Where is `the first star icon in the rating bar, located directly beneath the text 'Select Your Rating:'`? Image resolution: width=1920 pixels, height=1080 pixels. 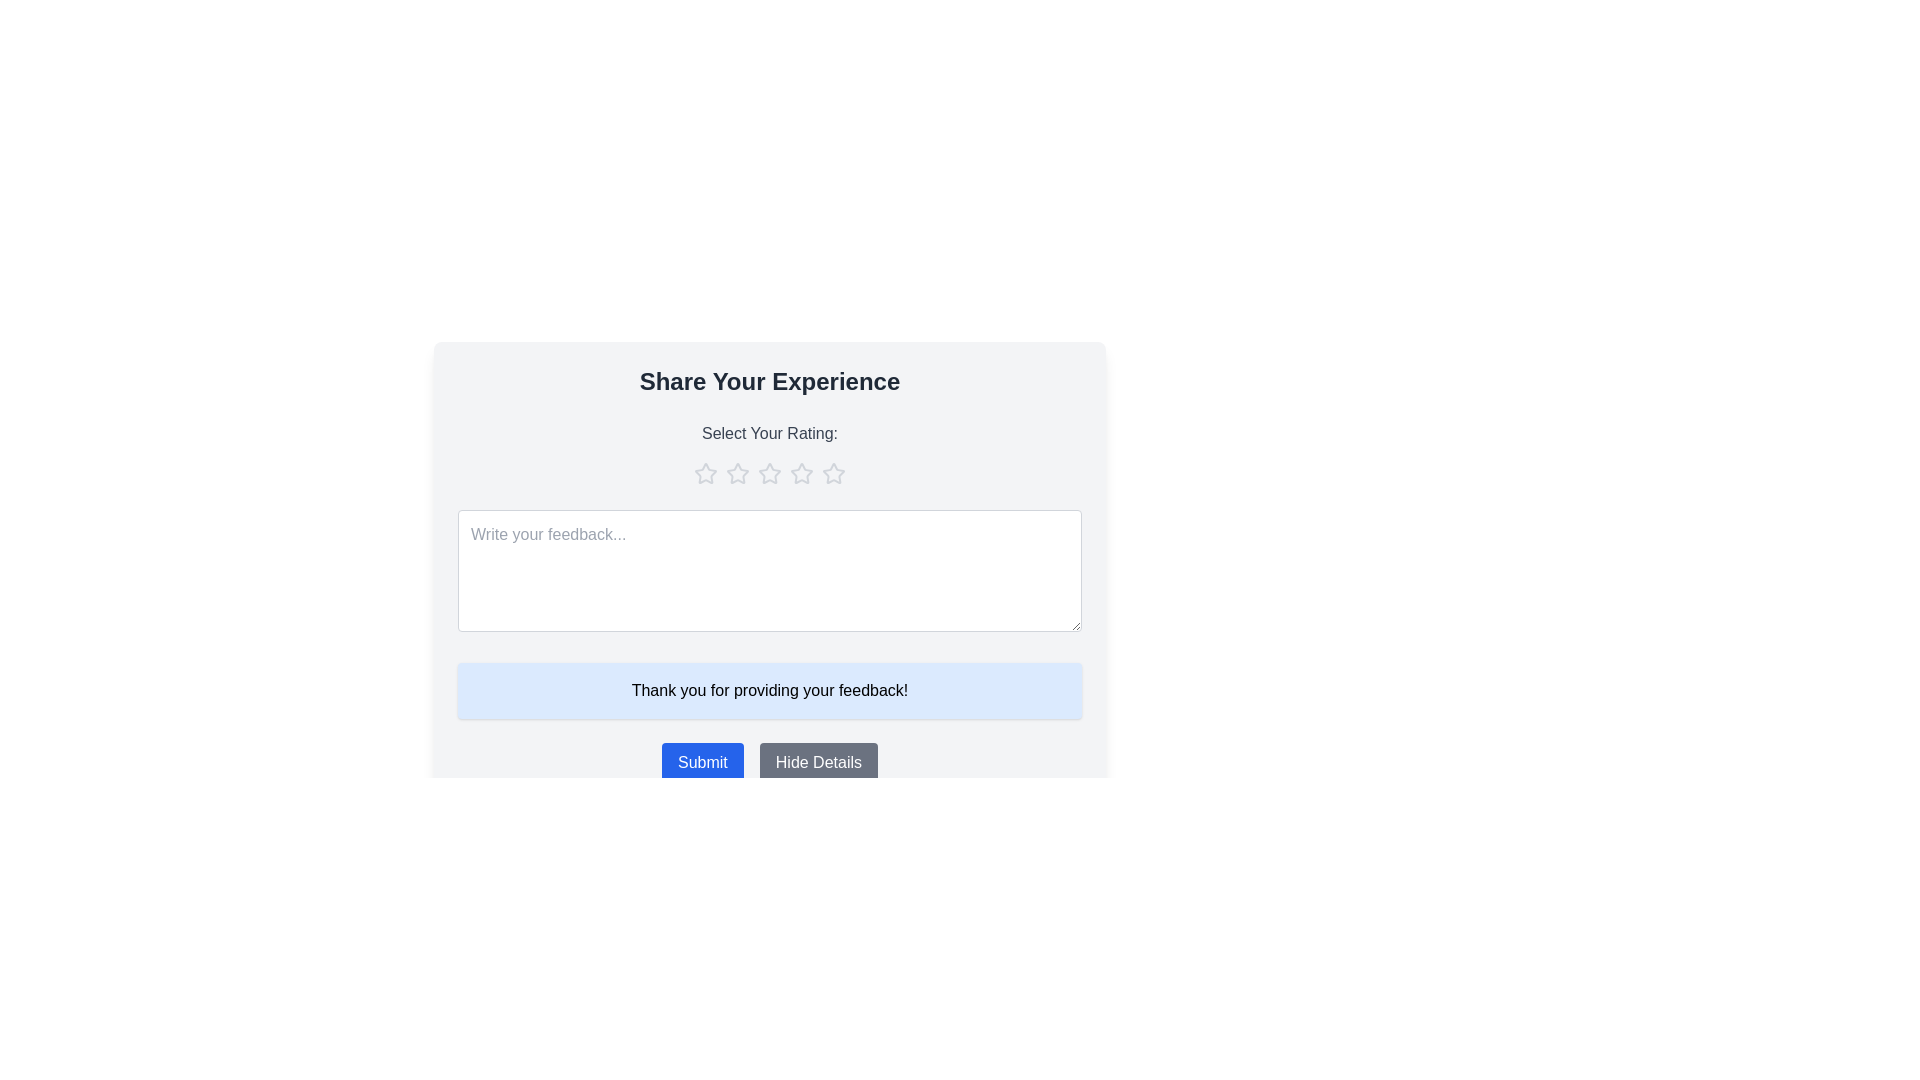
the first star icon in the rating bar, located directly beneath the text 'Select Your Rating:' is located at coordinates (705, 473).